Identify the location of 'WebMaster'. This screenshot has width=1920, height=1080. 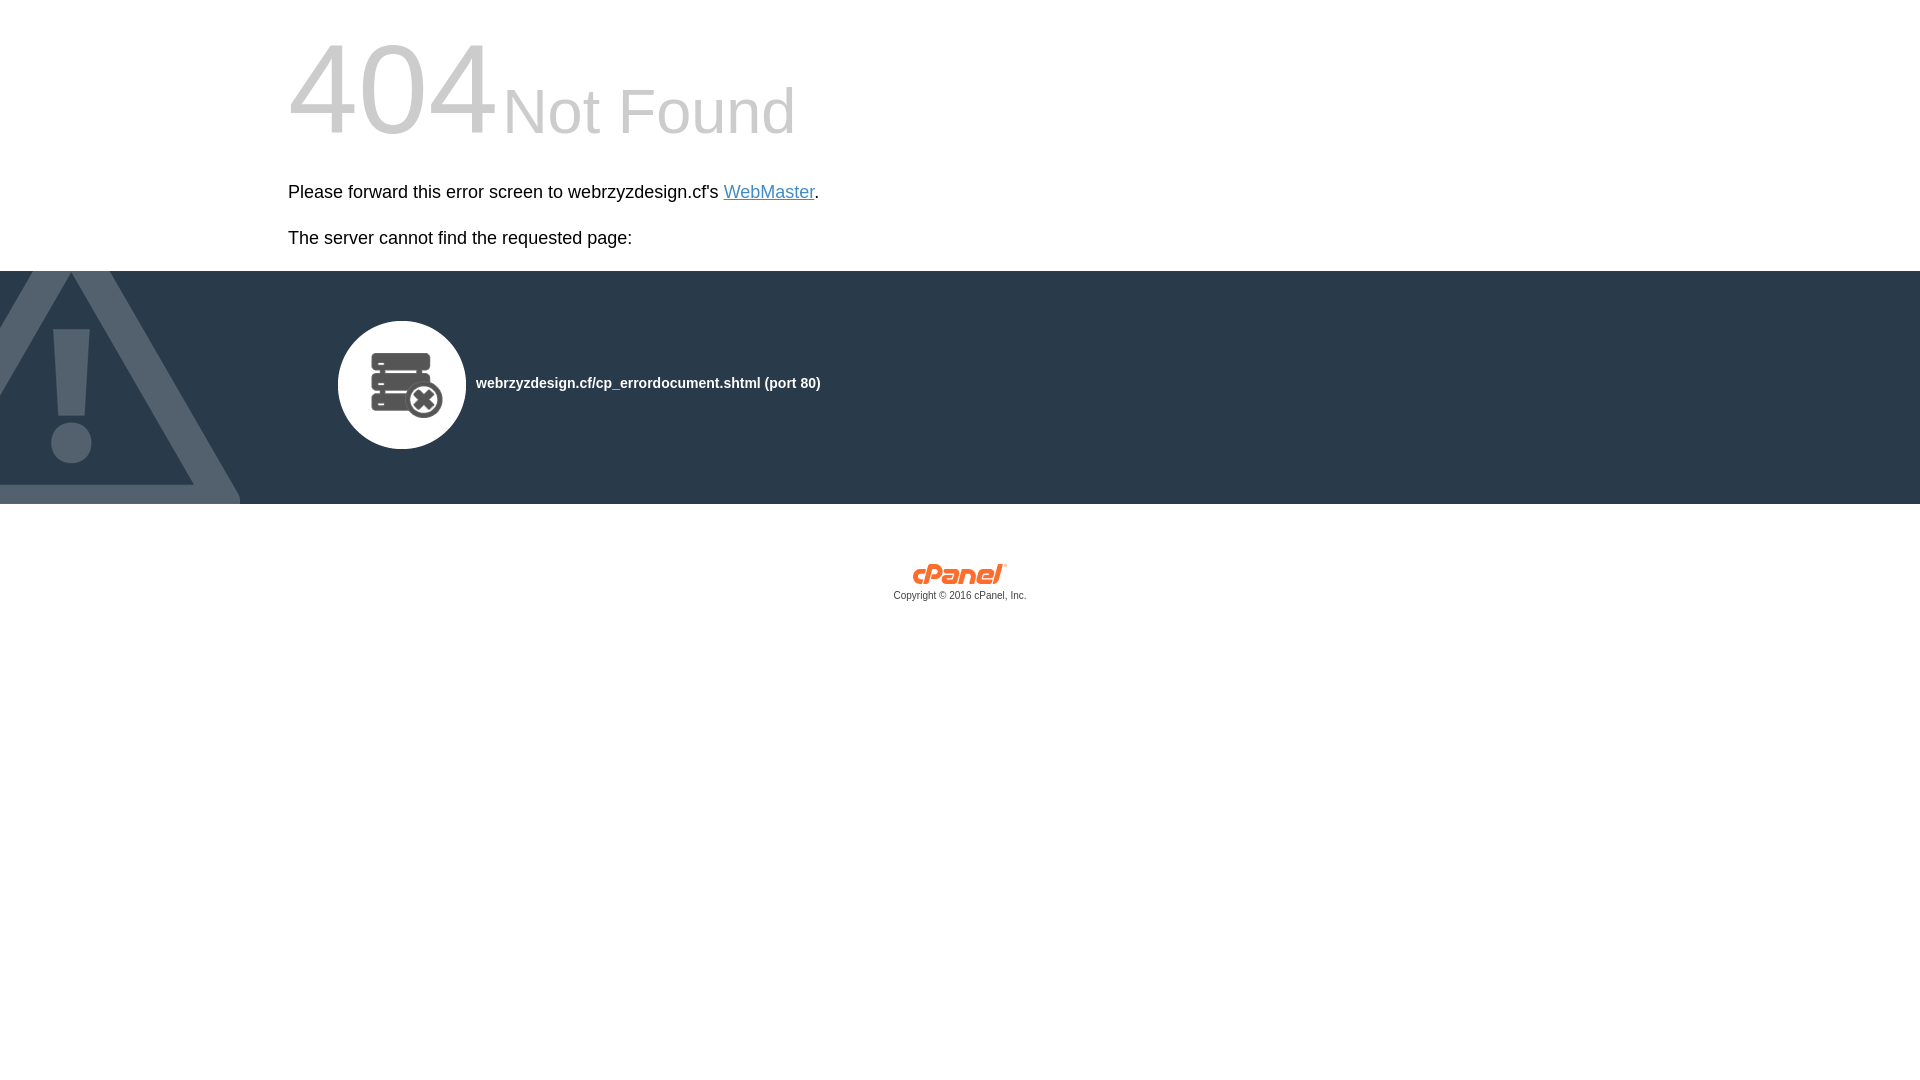
(768, 192).